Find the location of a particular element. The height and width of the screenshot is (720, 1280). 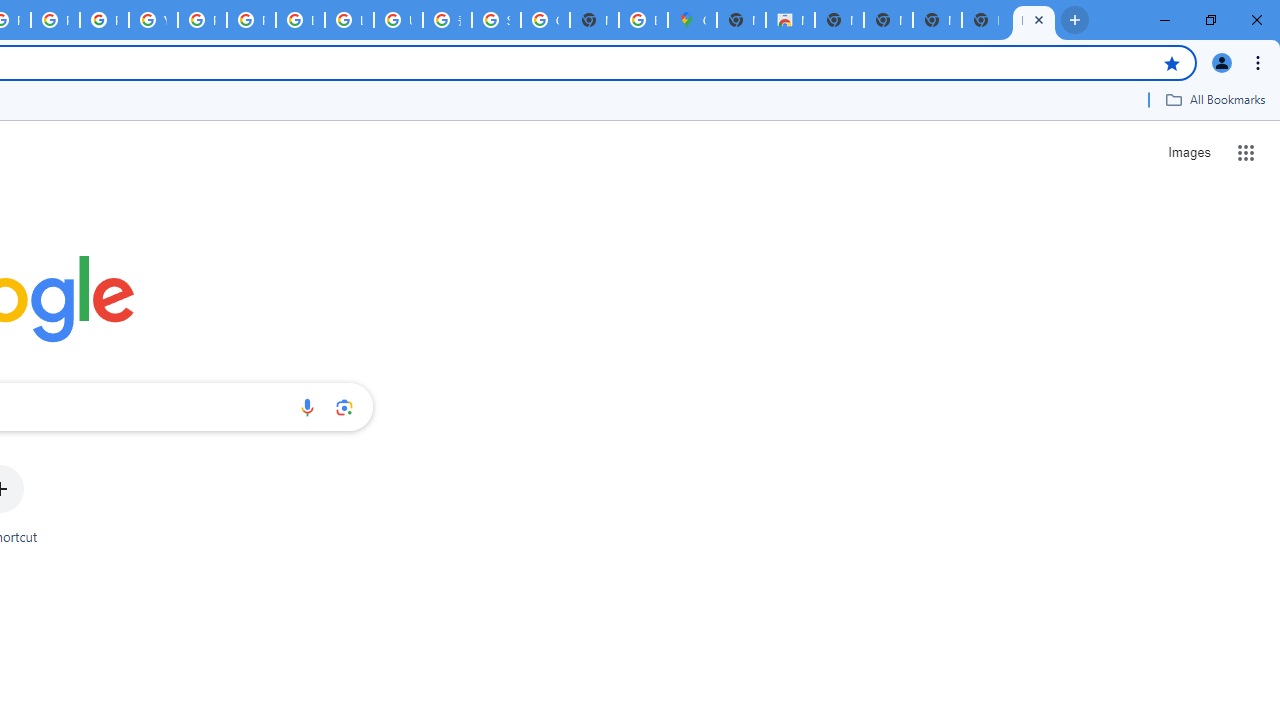

'New Tab' is located at coordinates (1034, 20).